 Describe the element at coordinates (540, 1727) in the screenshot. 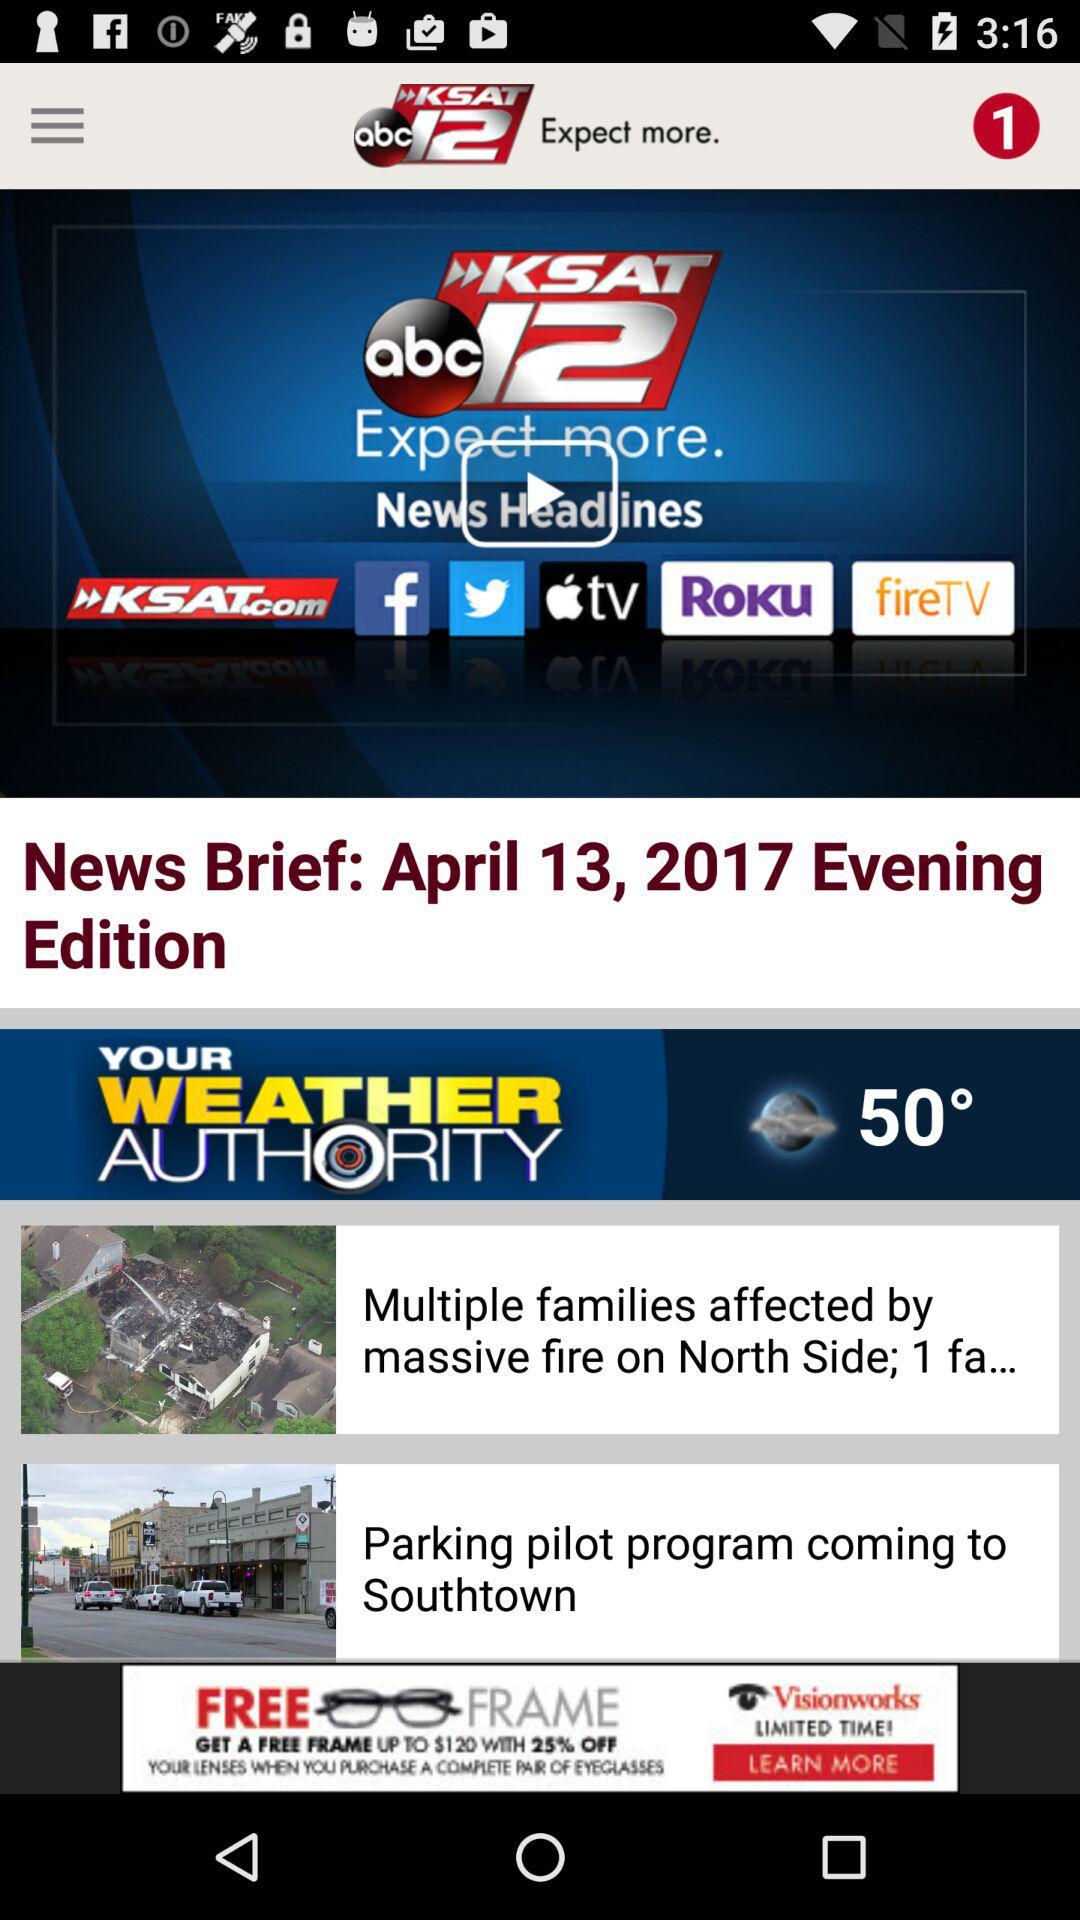

I see `advertisement` at that location.